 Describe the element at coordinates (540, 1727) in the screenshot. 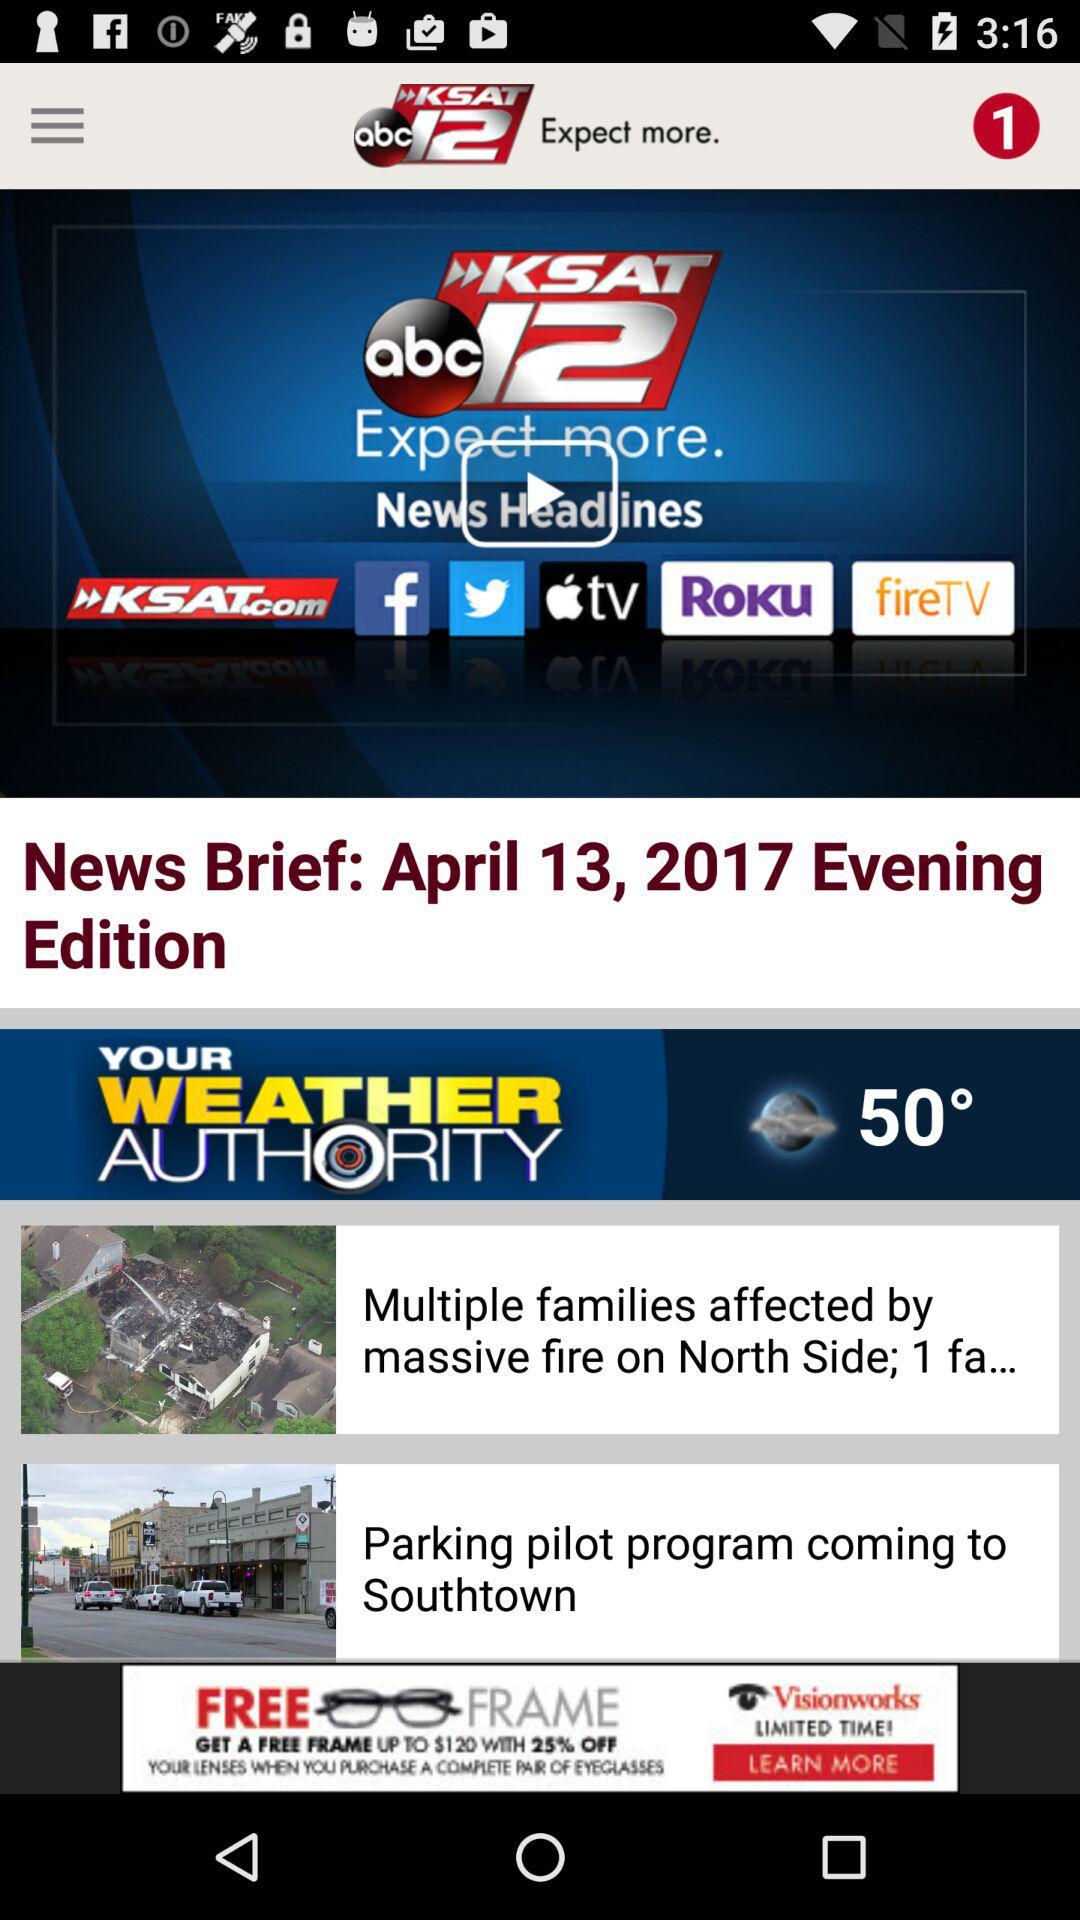

I see `advertisement` at that location.